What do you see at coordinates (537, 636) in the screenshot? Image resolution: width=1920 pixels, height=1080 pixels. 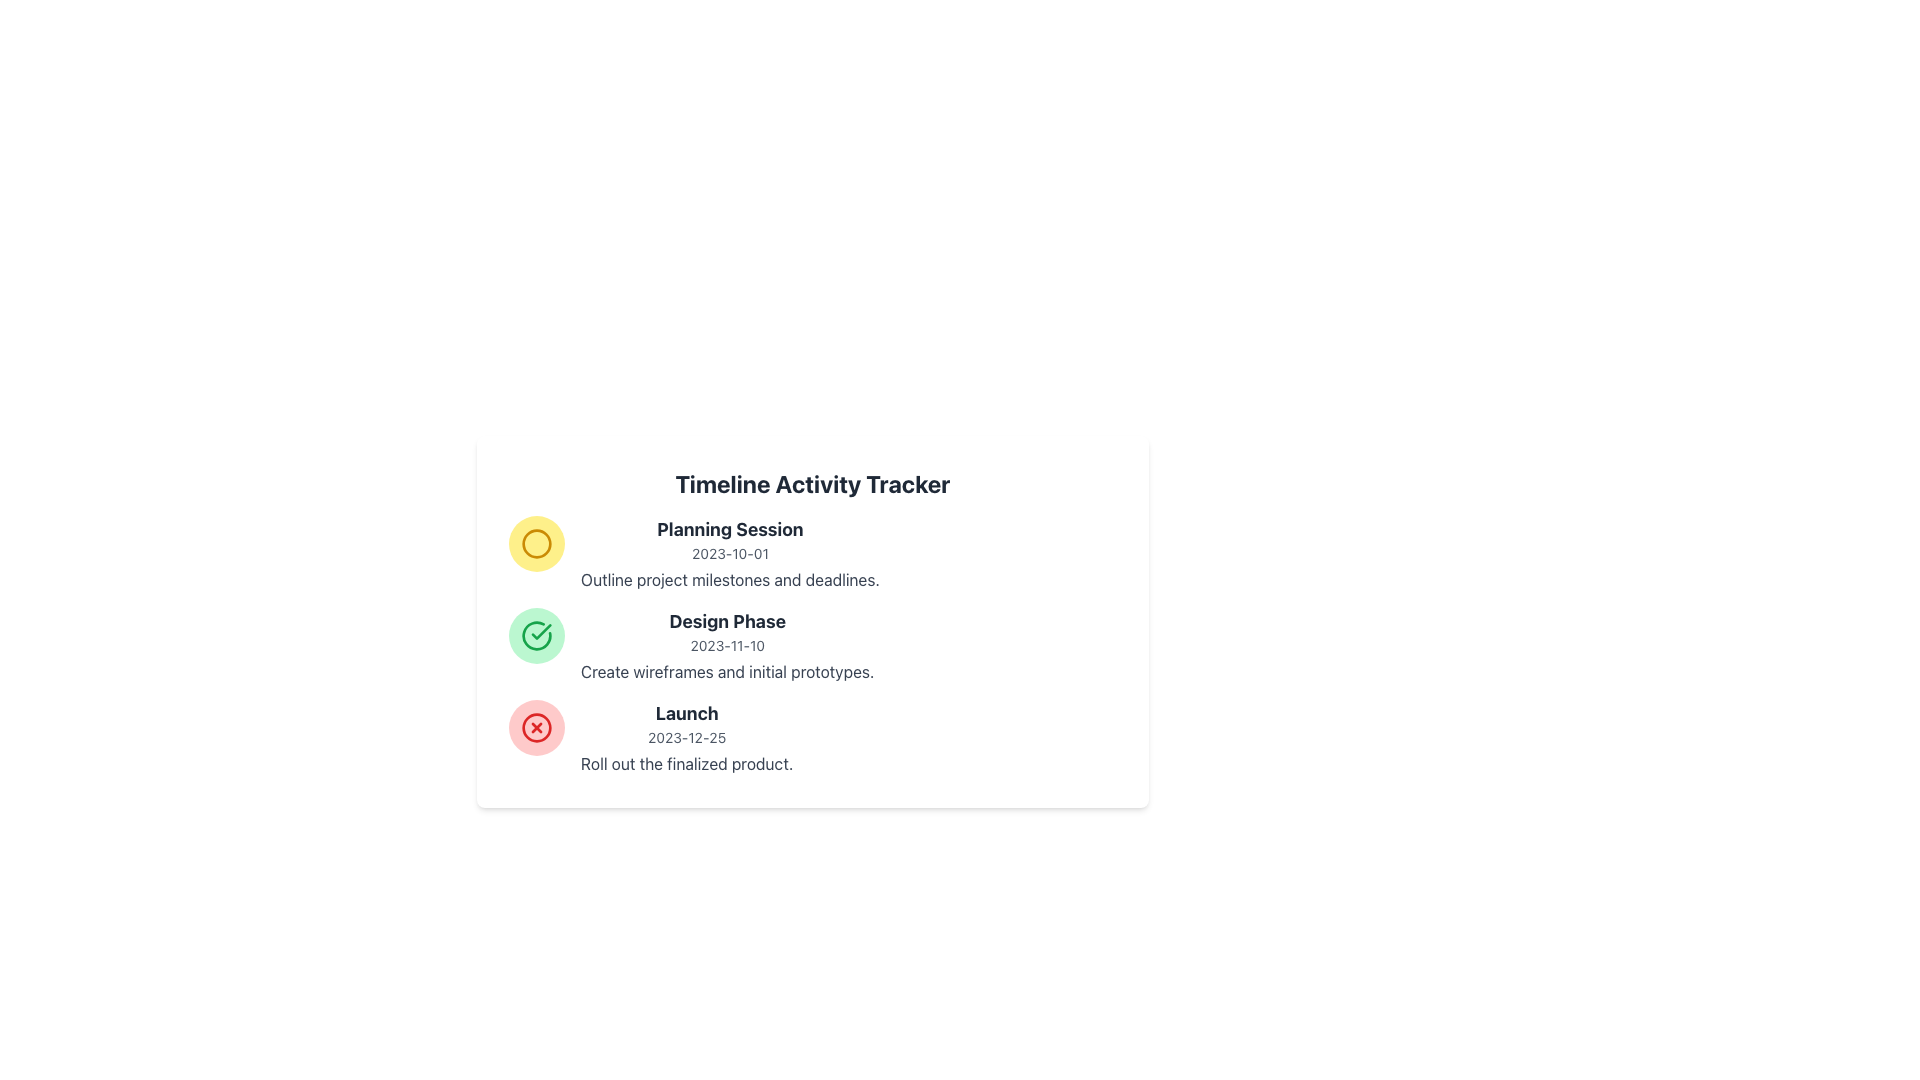 I see `the vector graphic icon that represents the completed status for the 'Design Phase' step in the vertical activity tracker layout` at bounding box center [537, 636].